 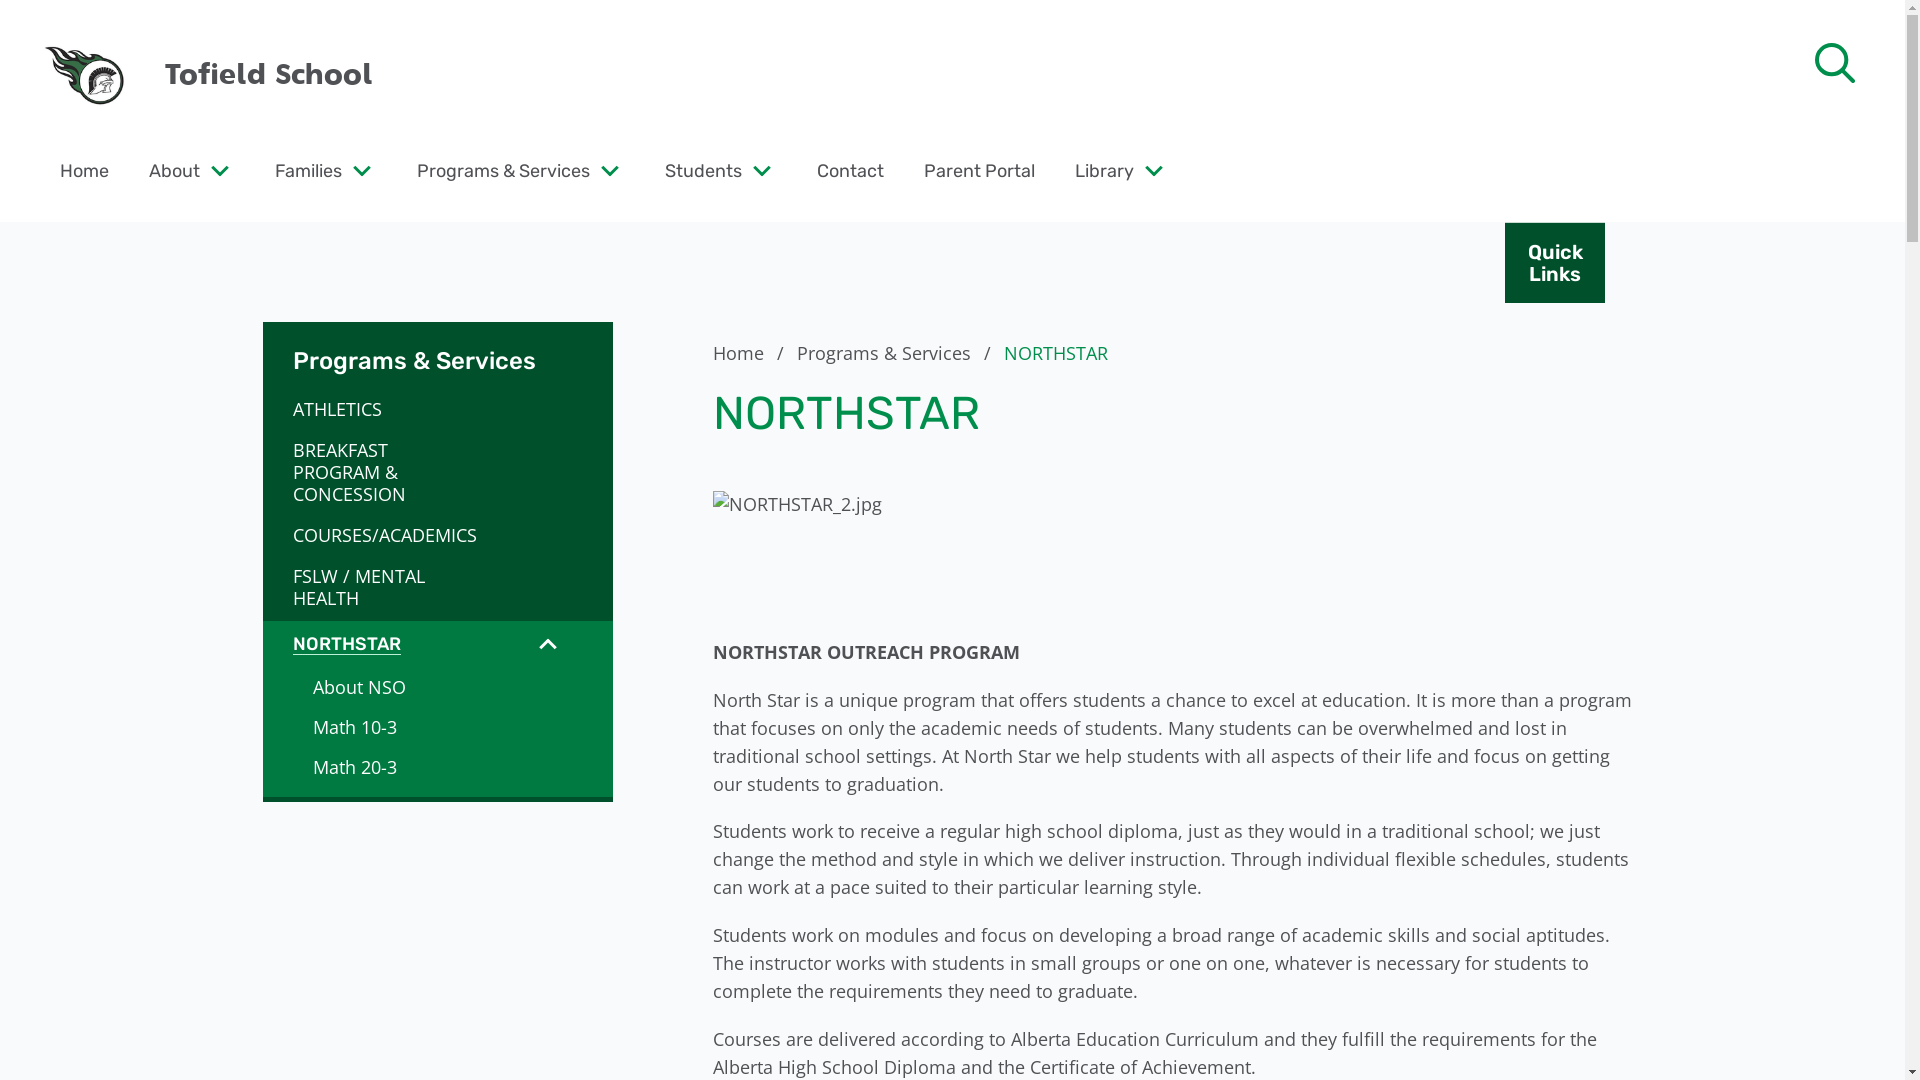 What do you see at coordinates (1554, 261) in the screenshot?
I see `'Quick Links'` at bounding box center [1554, 261].